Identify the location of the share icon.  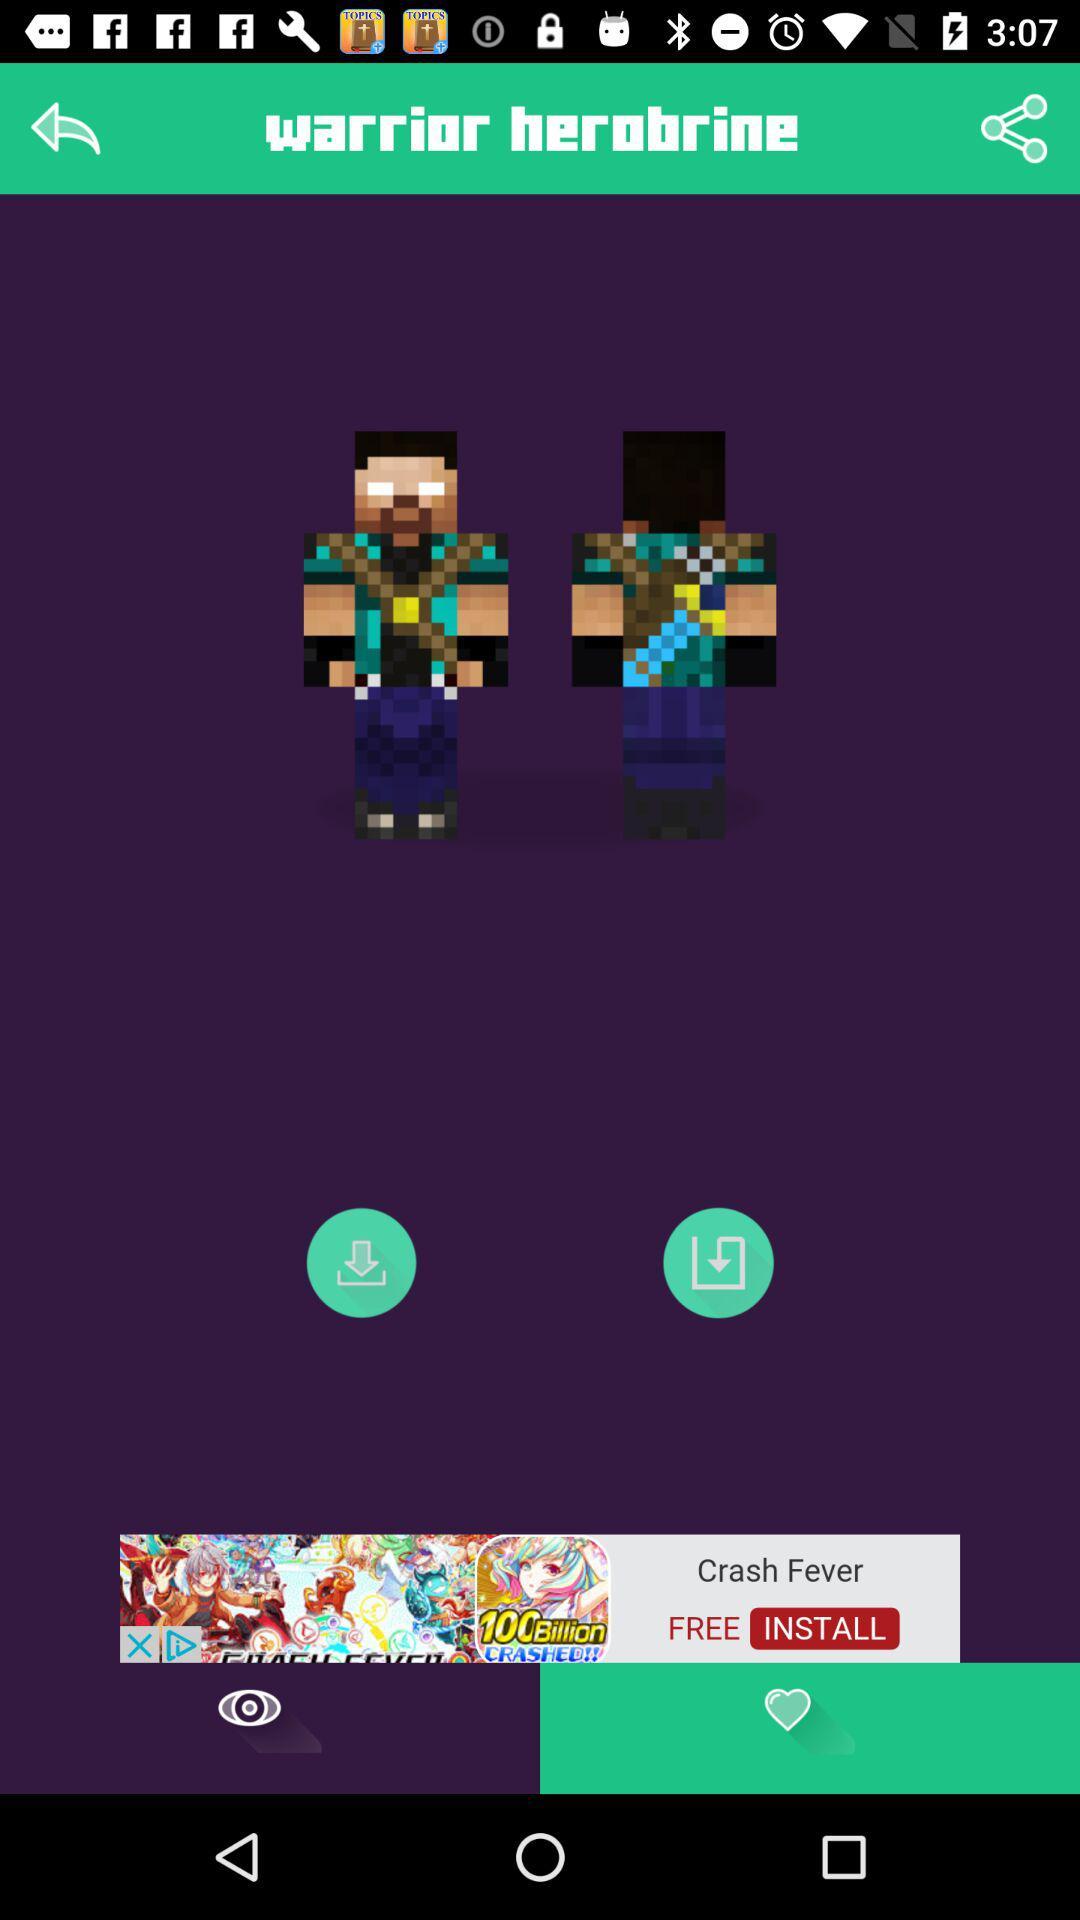
(1014, 127).